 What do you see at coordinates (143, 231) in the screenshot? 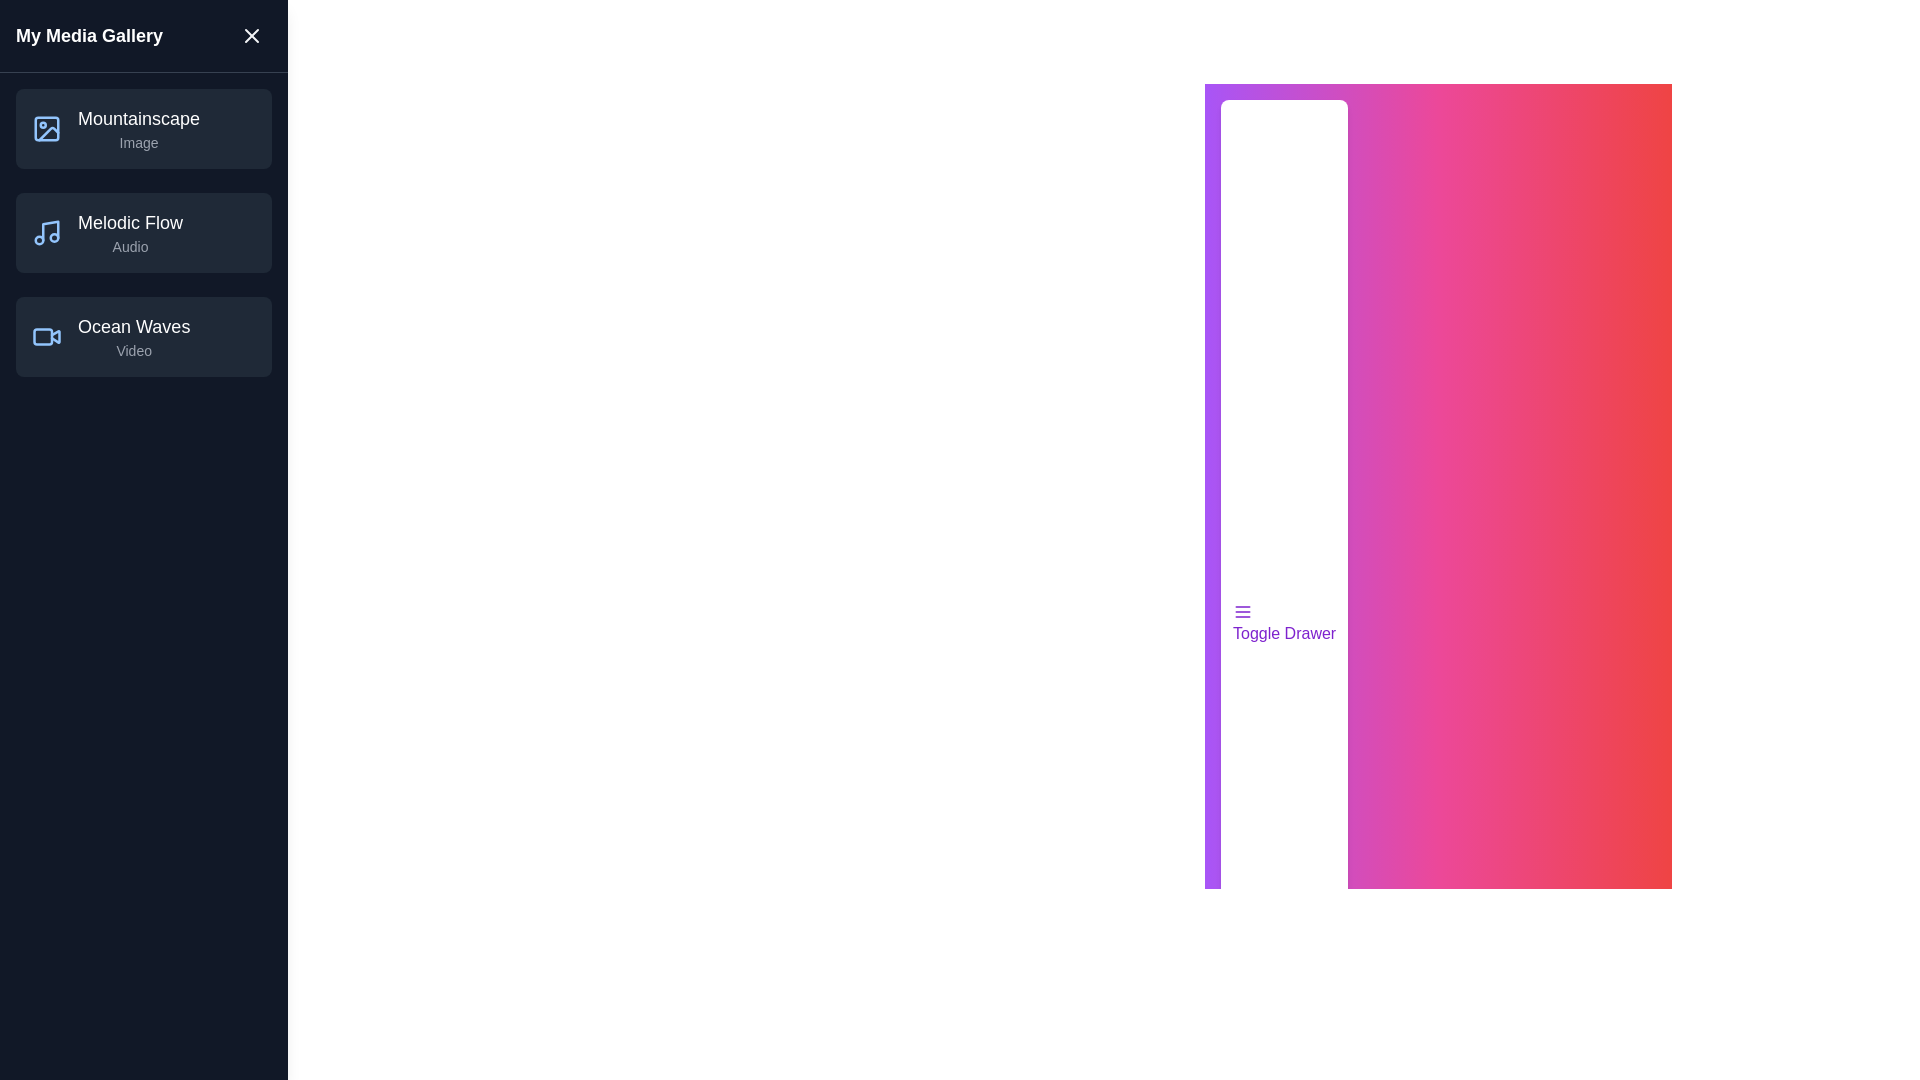
I see `the media item Melodic Flow from the list` at bounding box center [143, 231].